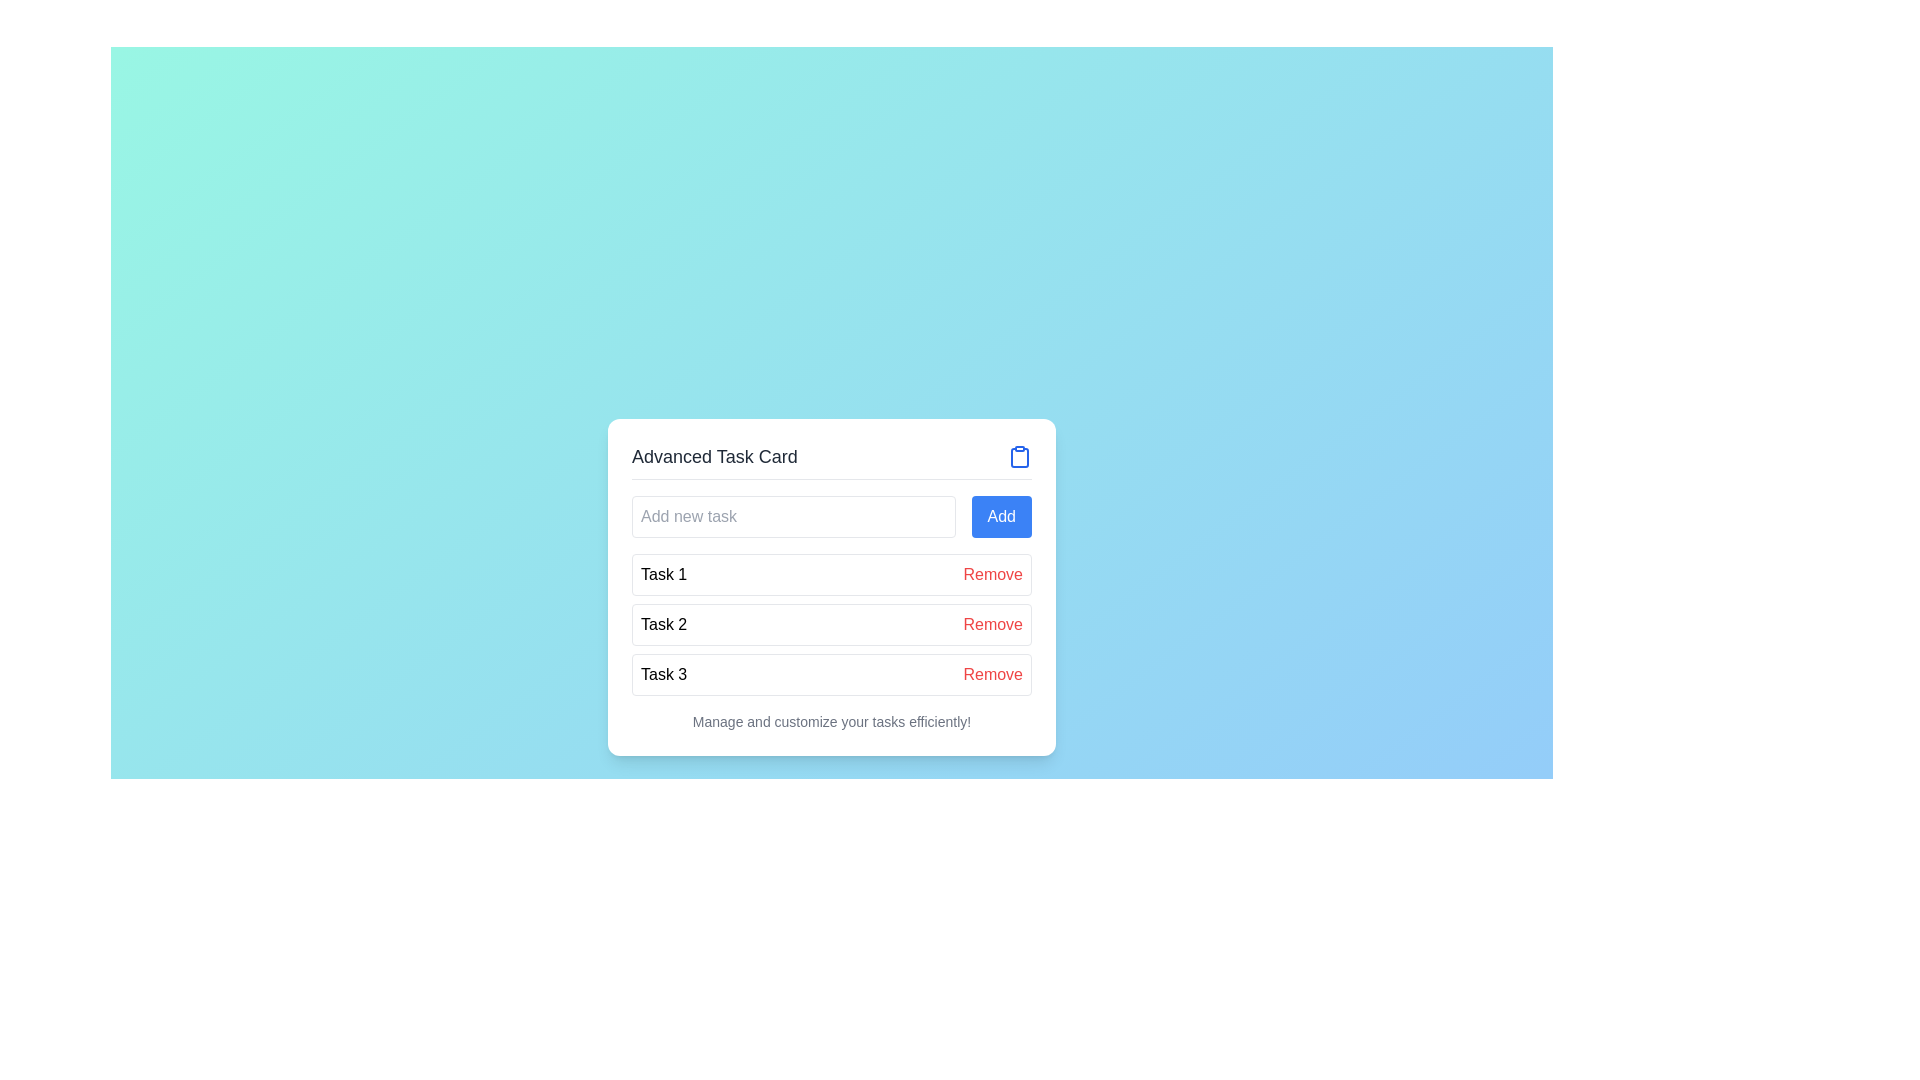 The image size is (1920, 1080). What do you see at coordinates (993, 623) in the screenshot?
I see `the second 'Remove' button, which is styled in red and located to the right of the 'Task 2' label in the task list interface` at bounding box center [993, 623].